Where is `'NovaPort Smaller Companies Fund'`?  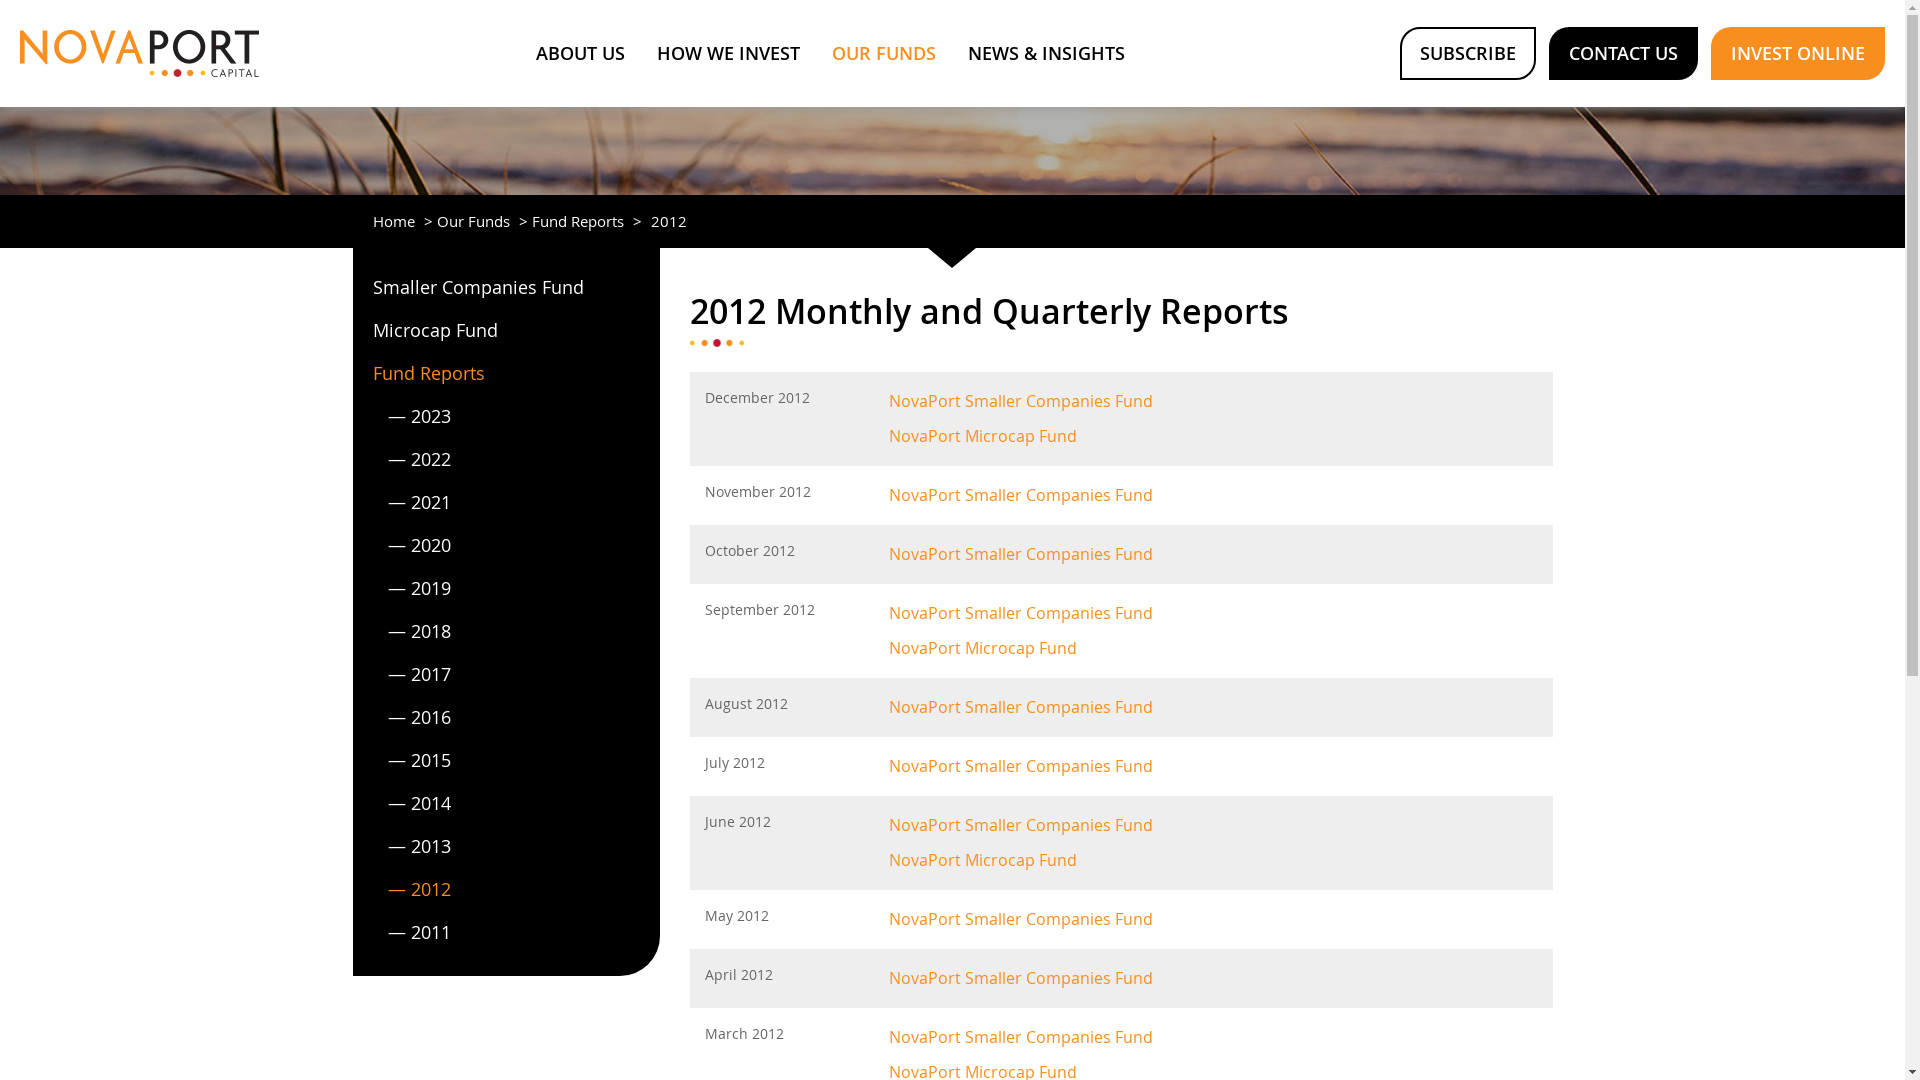 'NovaPort Smaller Companies Fund' is located at coordinates (1021, 554).